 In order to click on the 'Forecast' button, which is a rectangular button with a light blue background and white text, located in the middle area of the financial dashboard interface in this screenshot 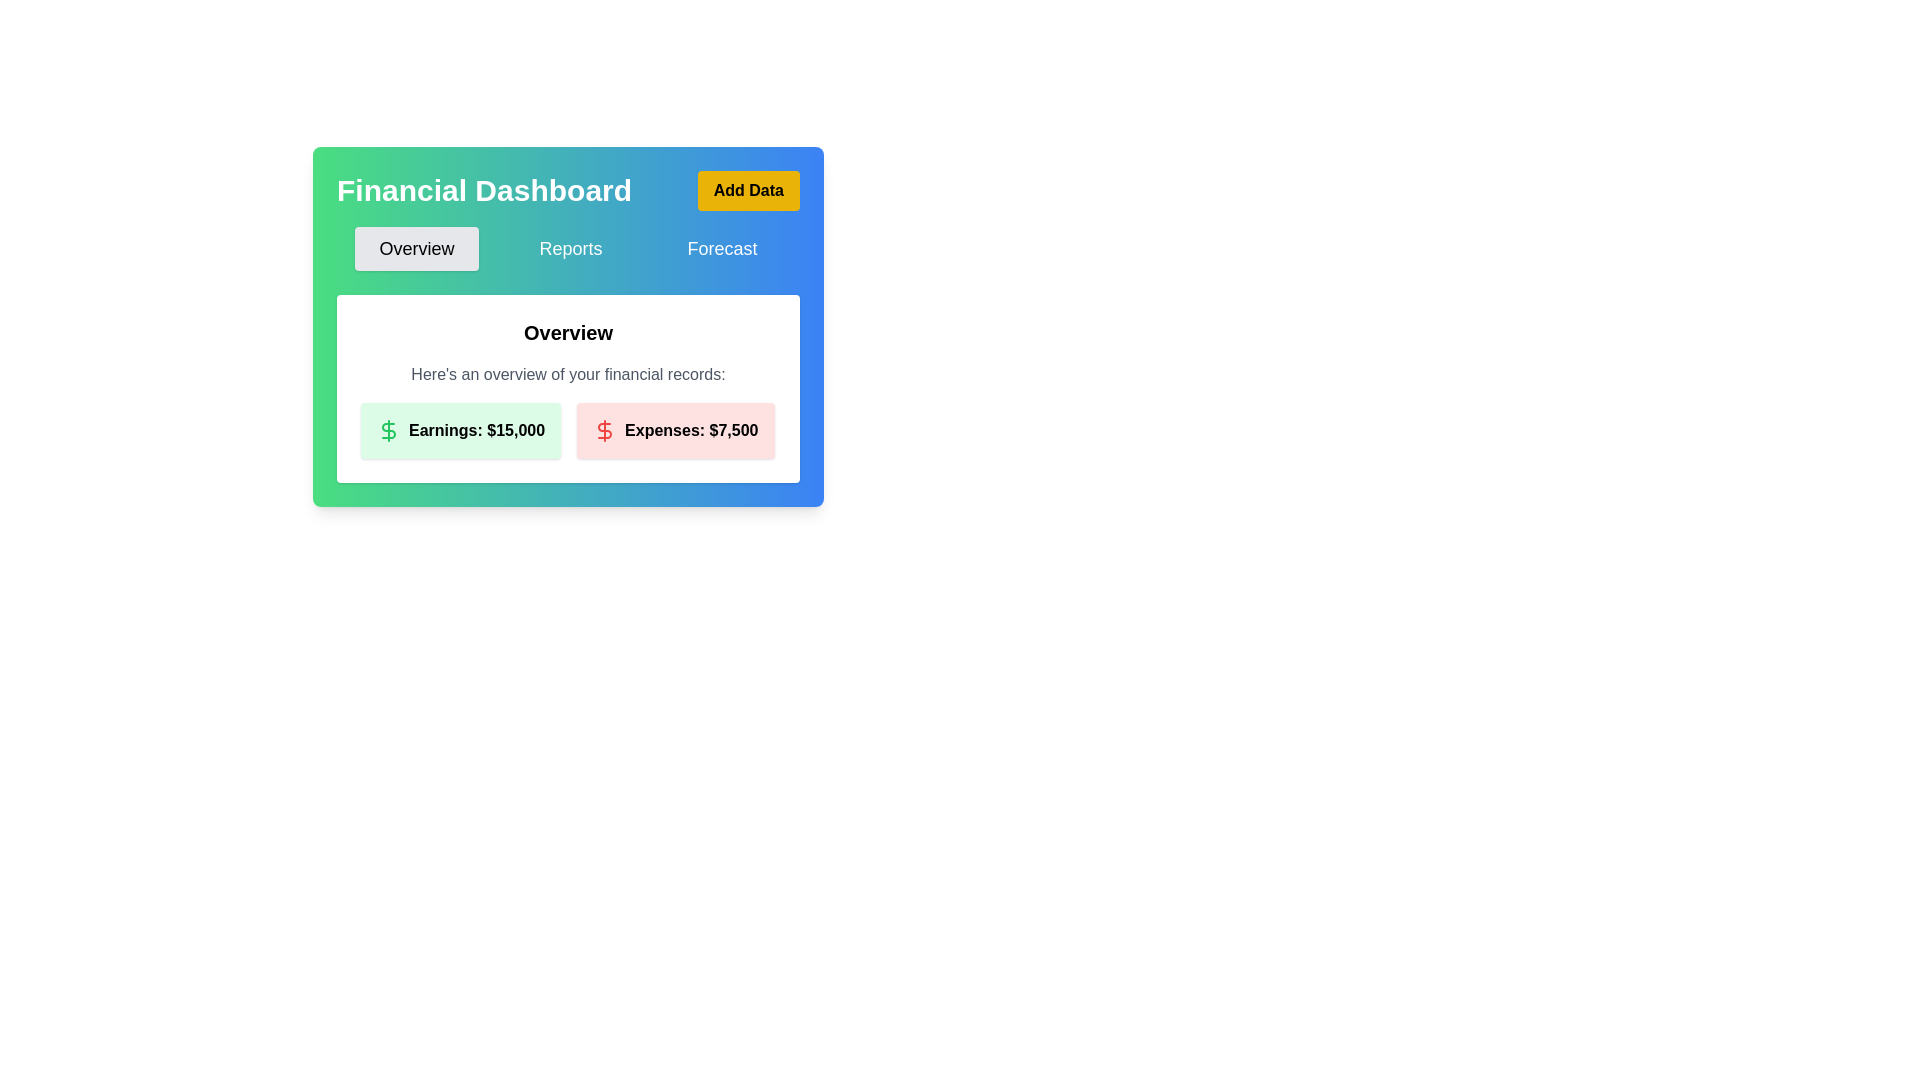, I will do `click(721, 248)`.